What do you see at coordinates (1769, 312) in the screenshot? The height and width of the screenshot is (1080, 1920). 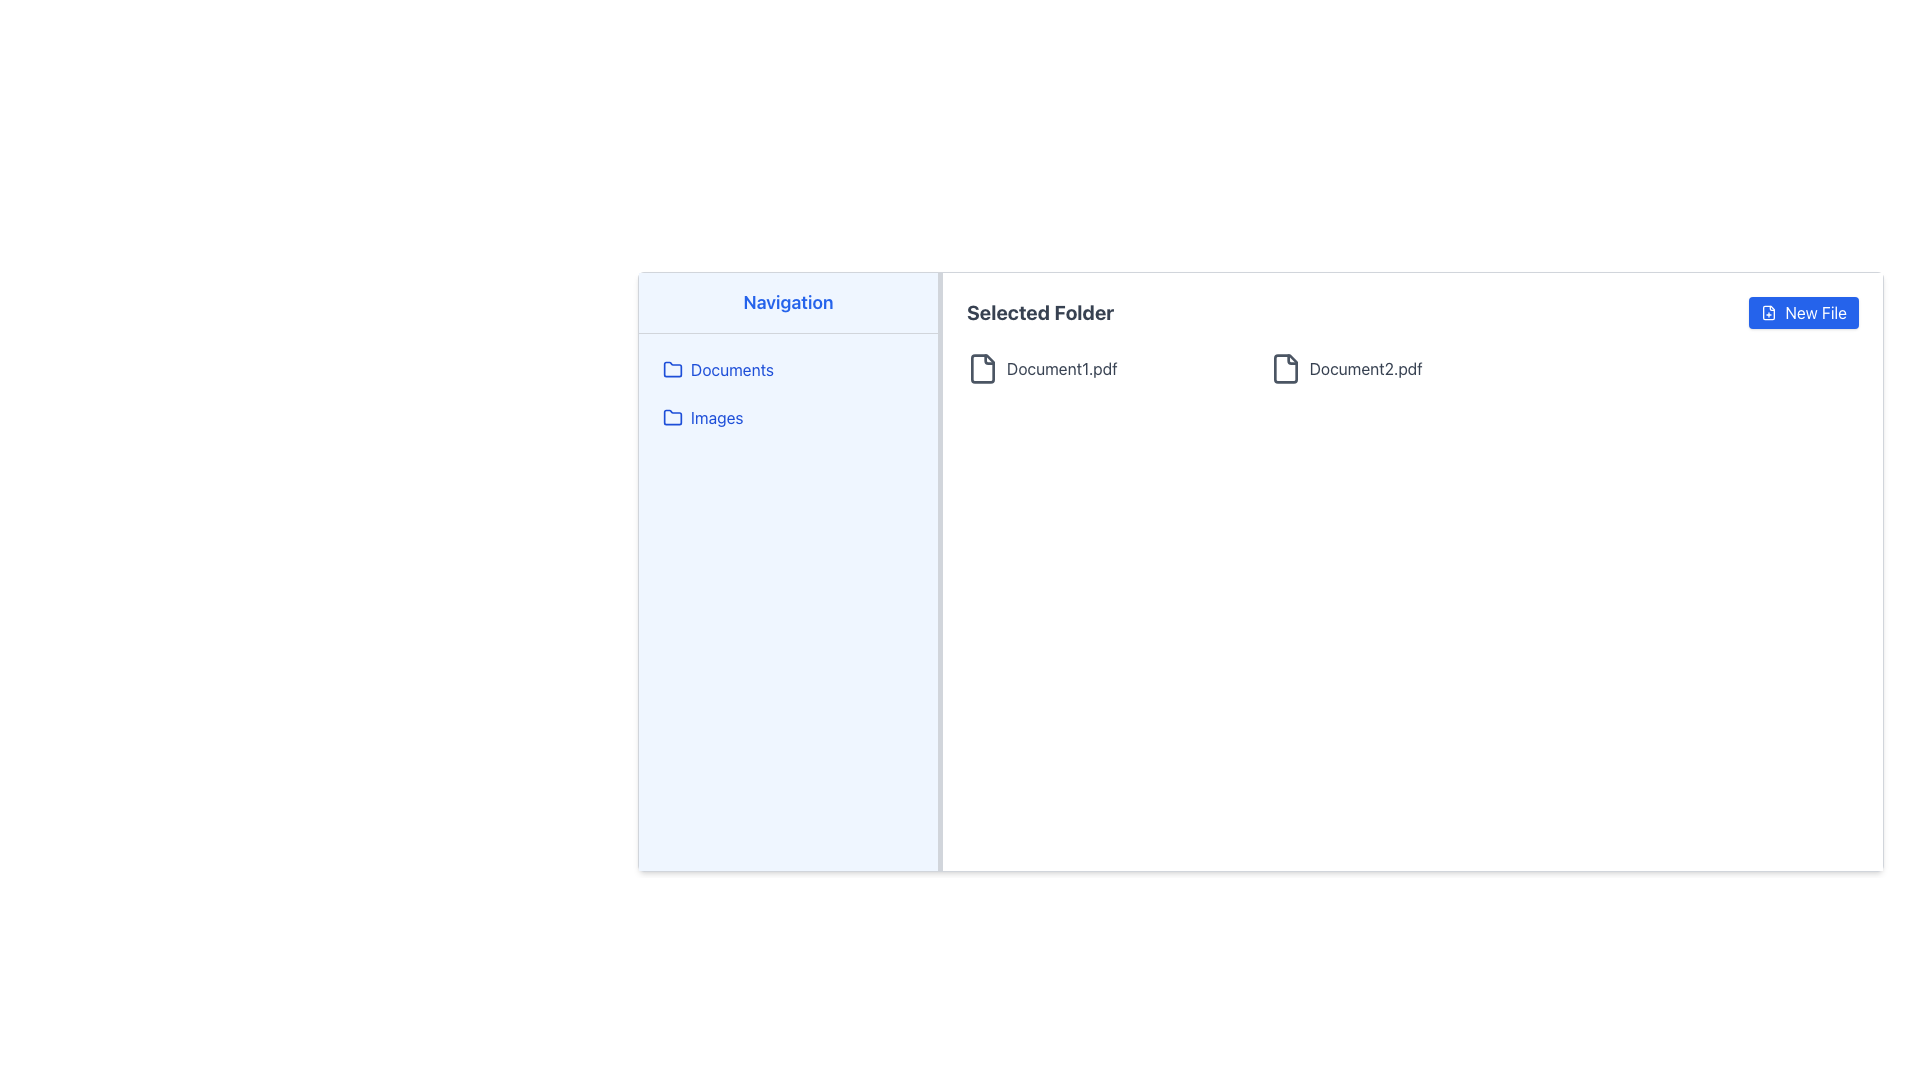 I see `the graphical icon resembling a file with a plus symbol, located inside the 'New File' button in the top-right corner of the interface` at bounding box center [1769, 312].